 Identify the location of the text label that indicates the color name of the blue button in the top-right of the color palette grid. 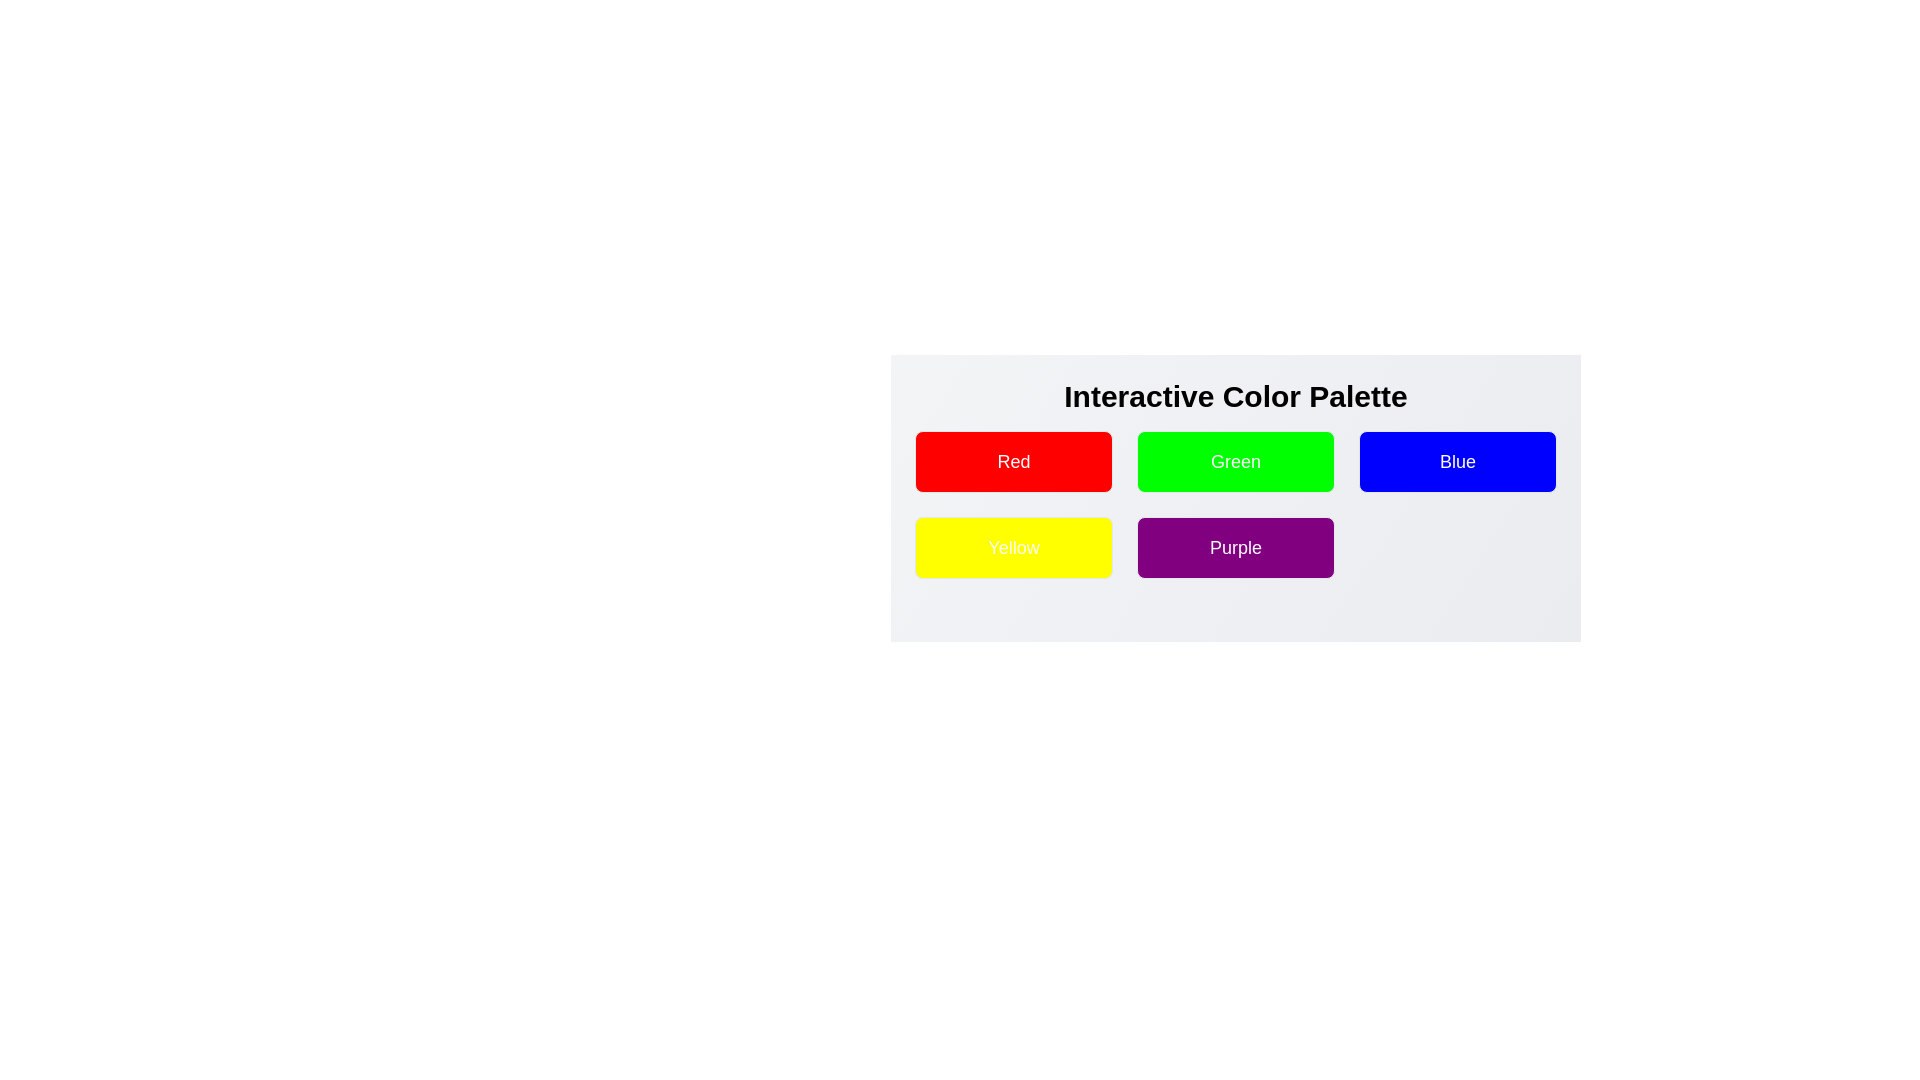
(1458, 462).